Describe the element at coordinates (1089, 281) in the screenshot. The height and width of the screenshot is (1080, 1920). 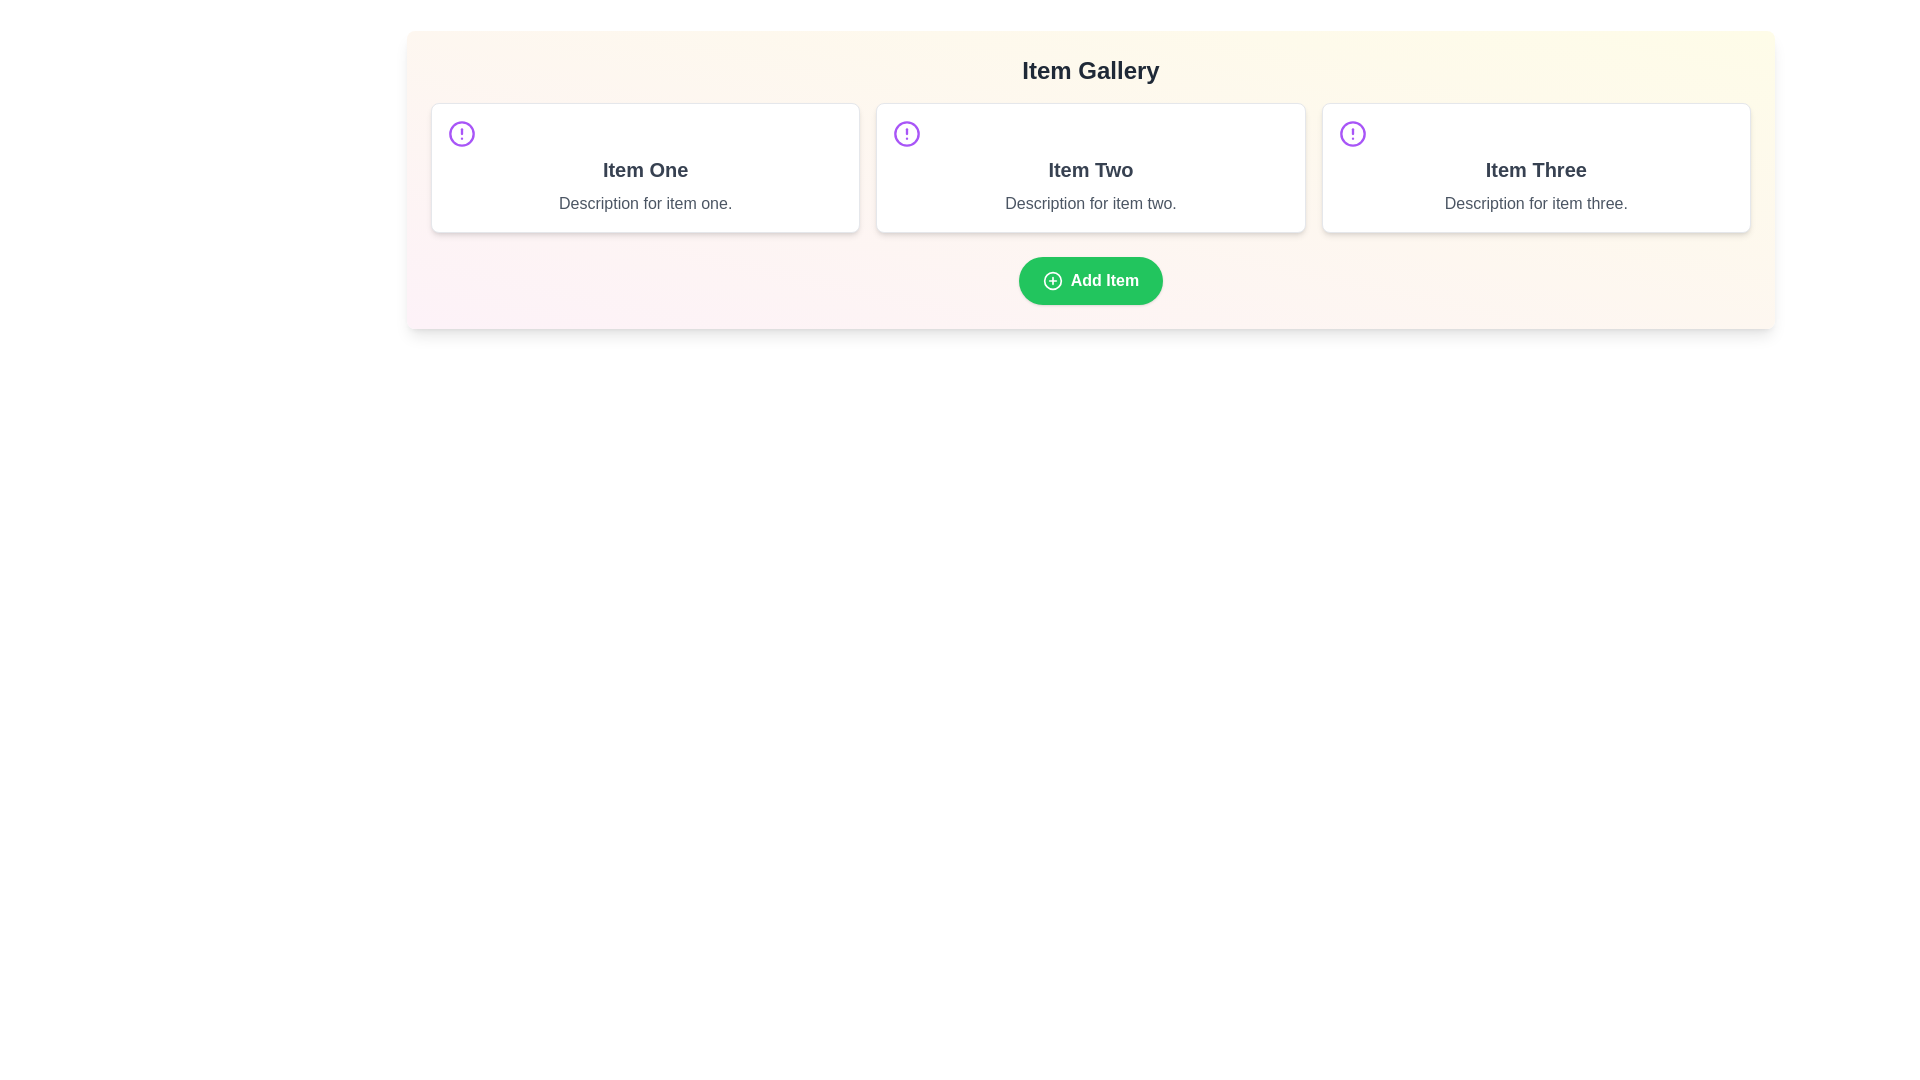
I see `the button with a bright green background and white text that reads 'Add Item'` at that location.